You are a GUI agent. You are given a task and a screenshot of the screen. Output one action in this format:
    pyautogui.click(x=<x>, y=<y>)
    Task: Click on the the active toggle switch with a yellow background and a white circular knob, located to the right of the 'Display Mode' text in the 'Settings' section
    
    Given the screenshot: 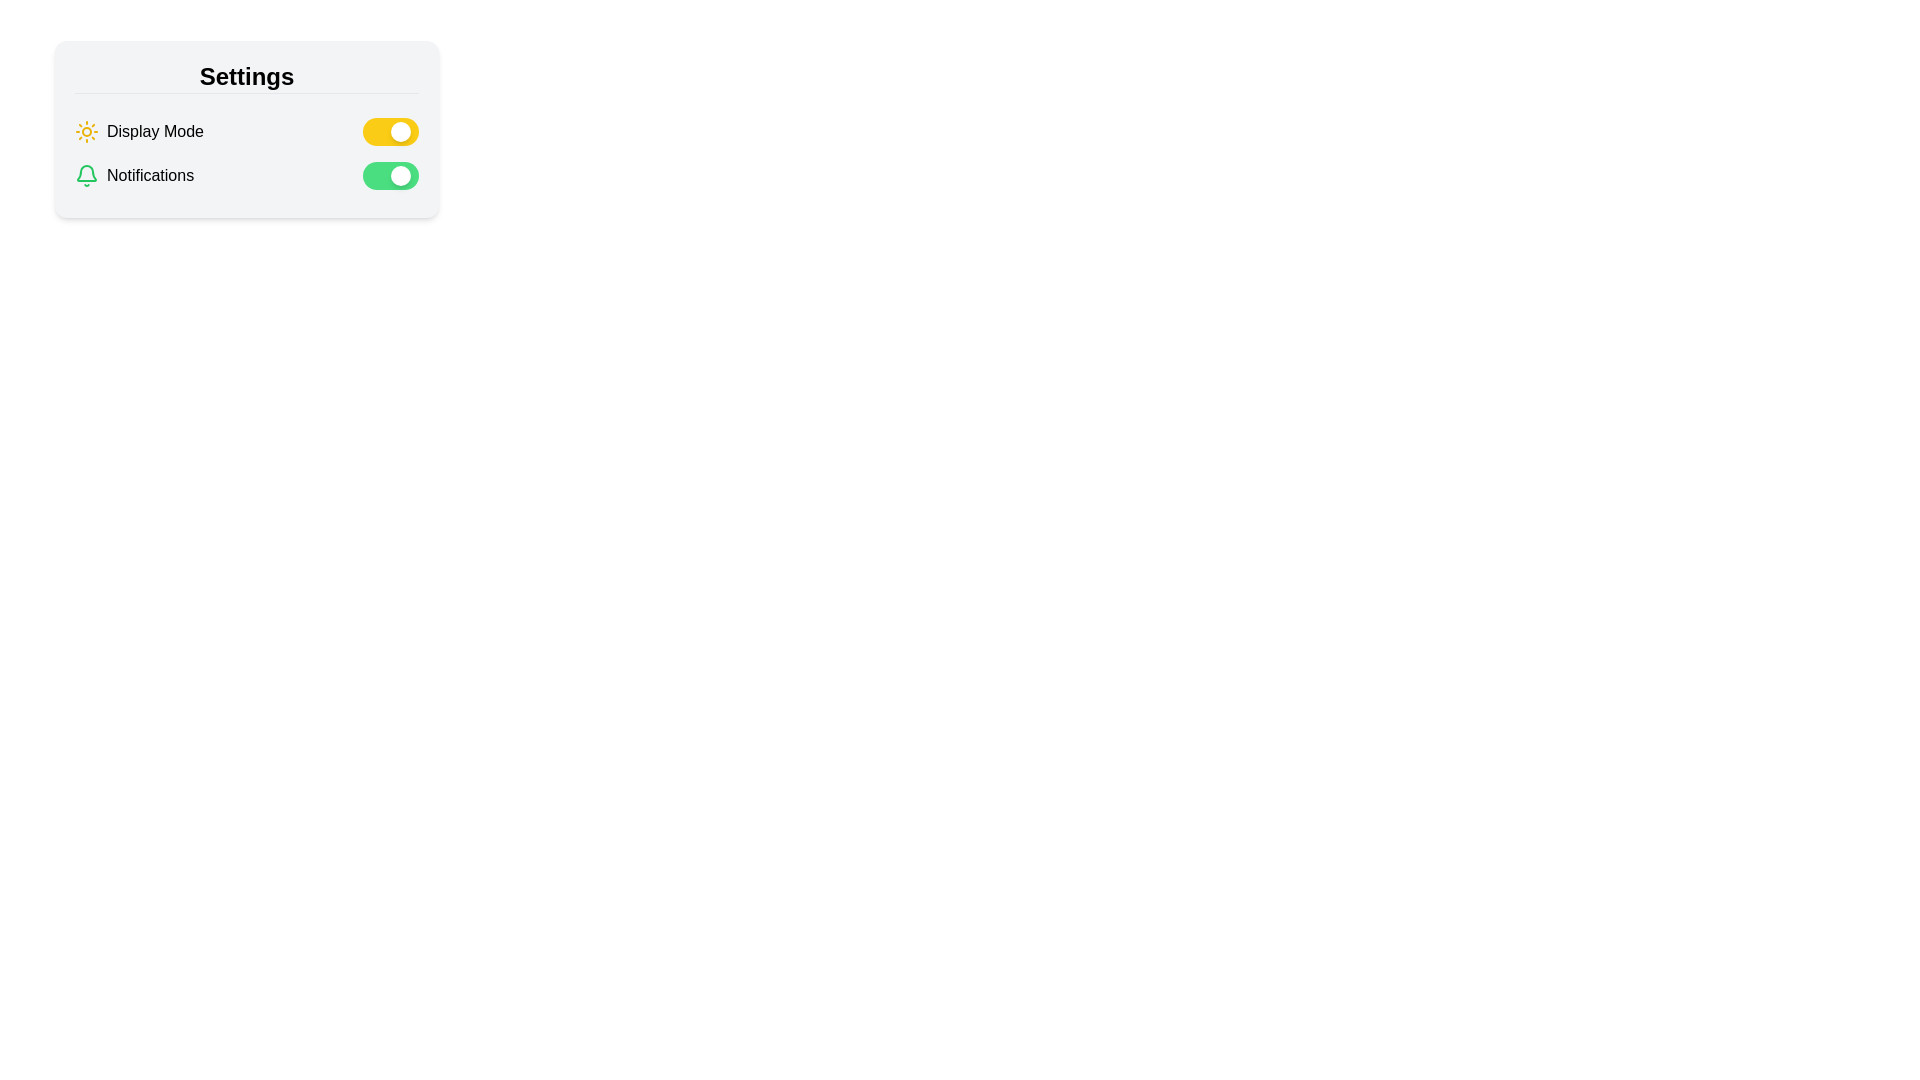 What is the action you would take?
    pyautogui.click(x=390, y=131)
    